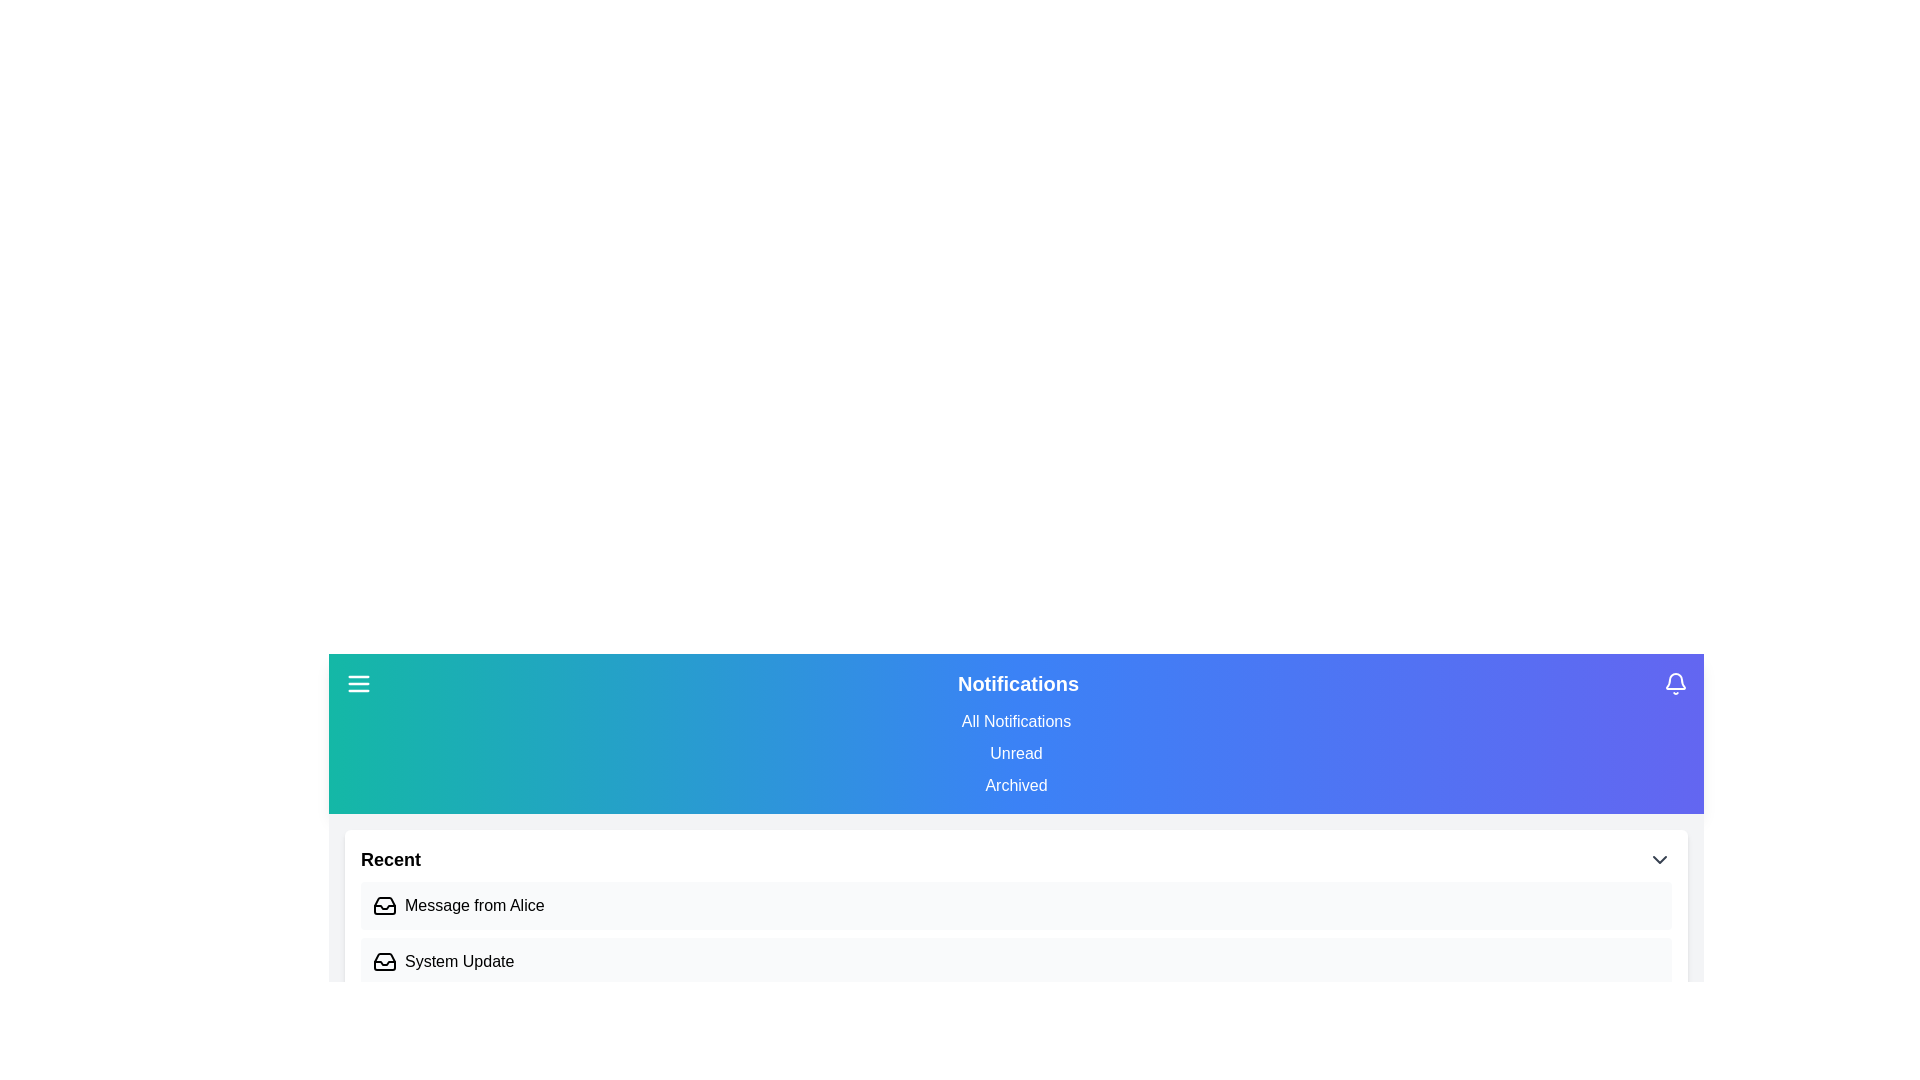 The width and height of the screenshot is (1920, 1080). I want to click on the bell icon in the header to simulate a notification-related action, so click(1675, 682).